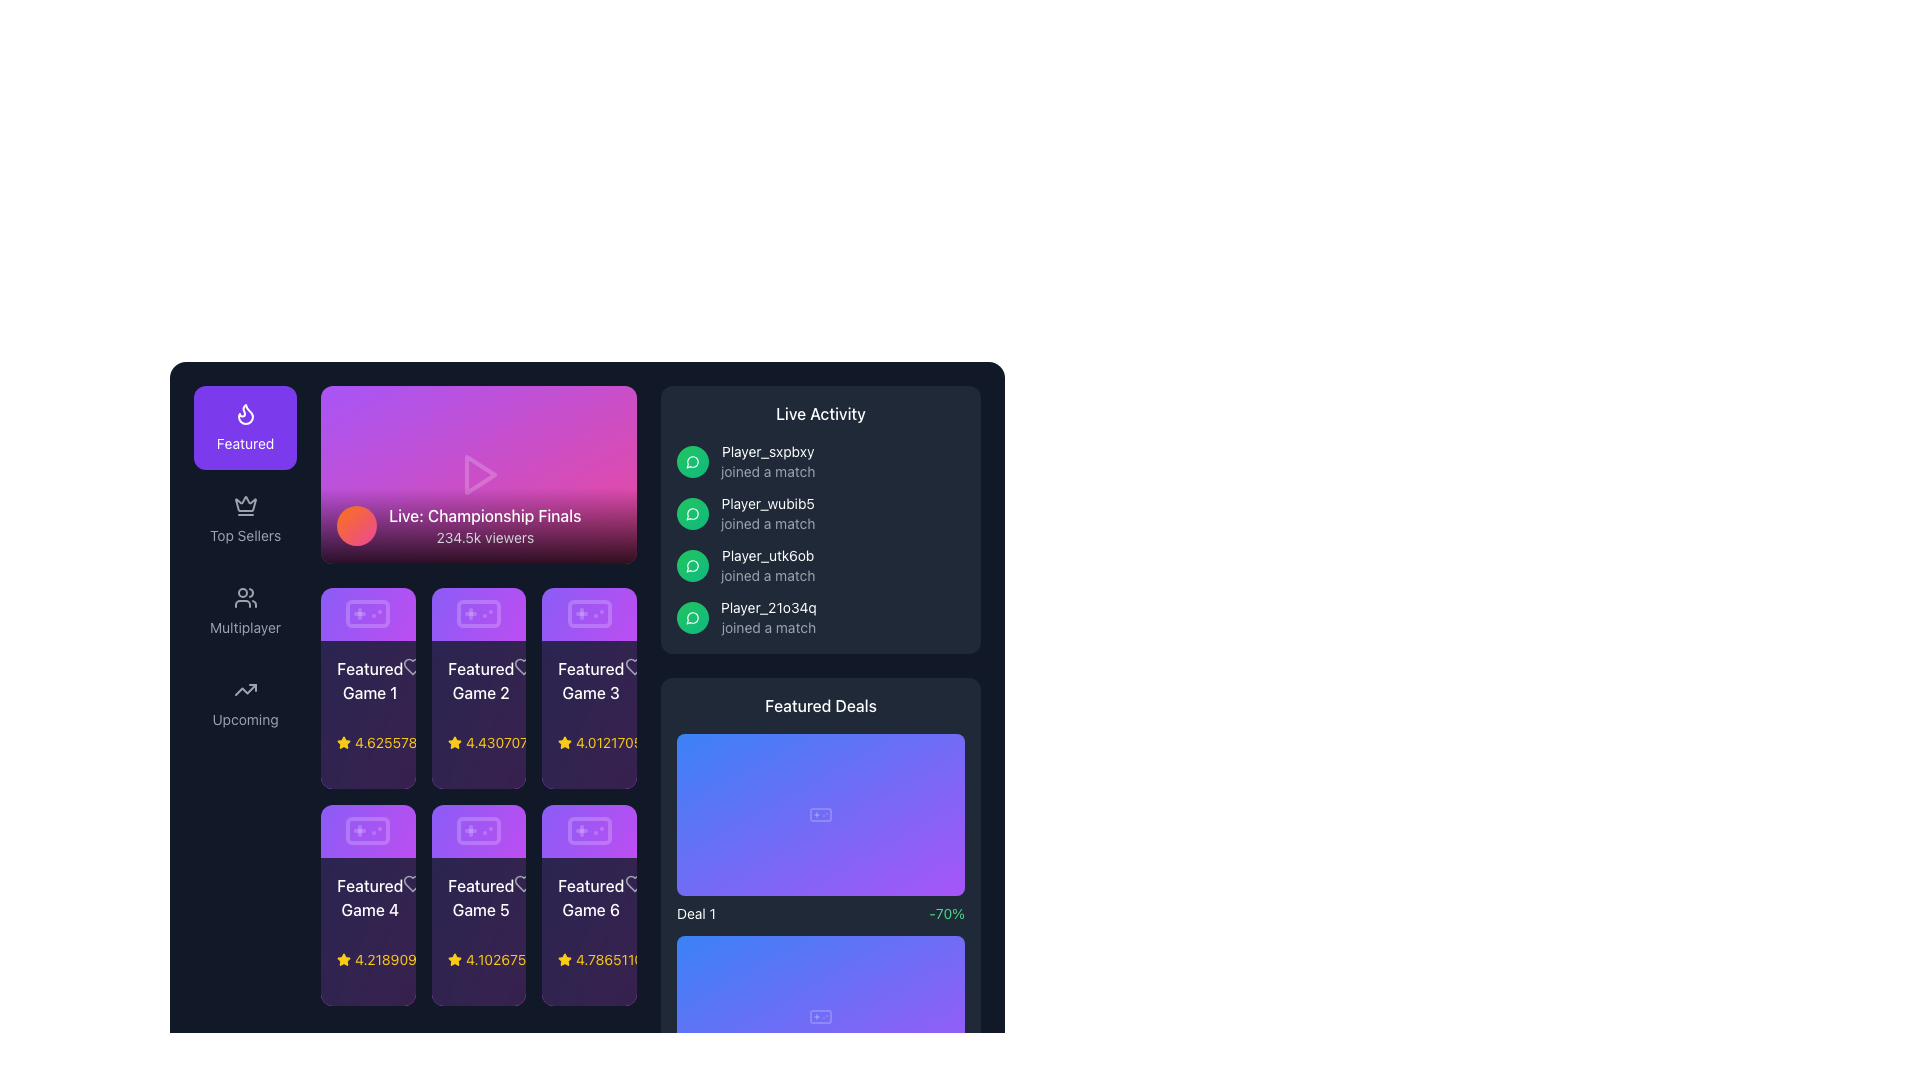  I want to click on the 'Multiplayer' text label located in the left side navigation panel, so click(244, 627).